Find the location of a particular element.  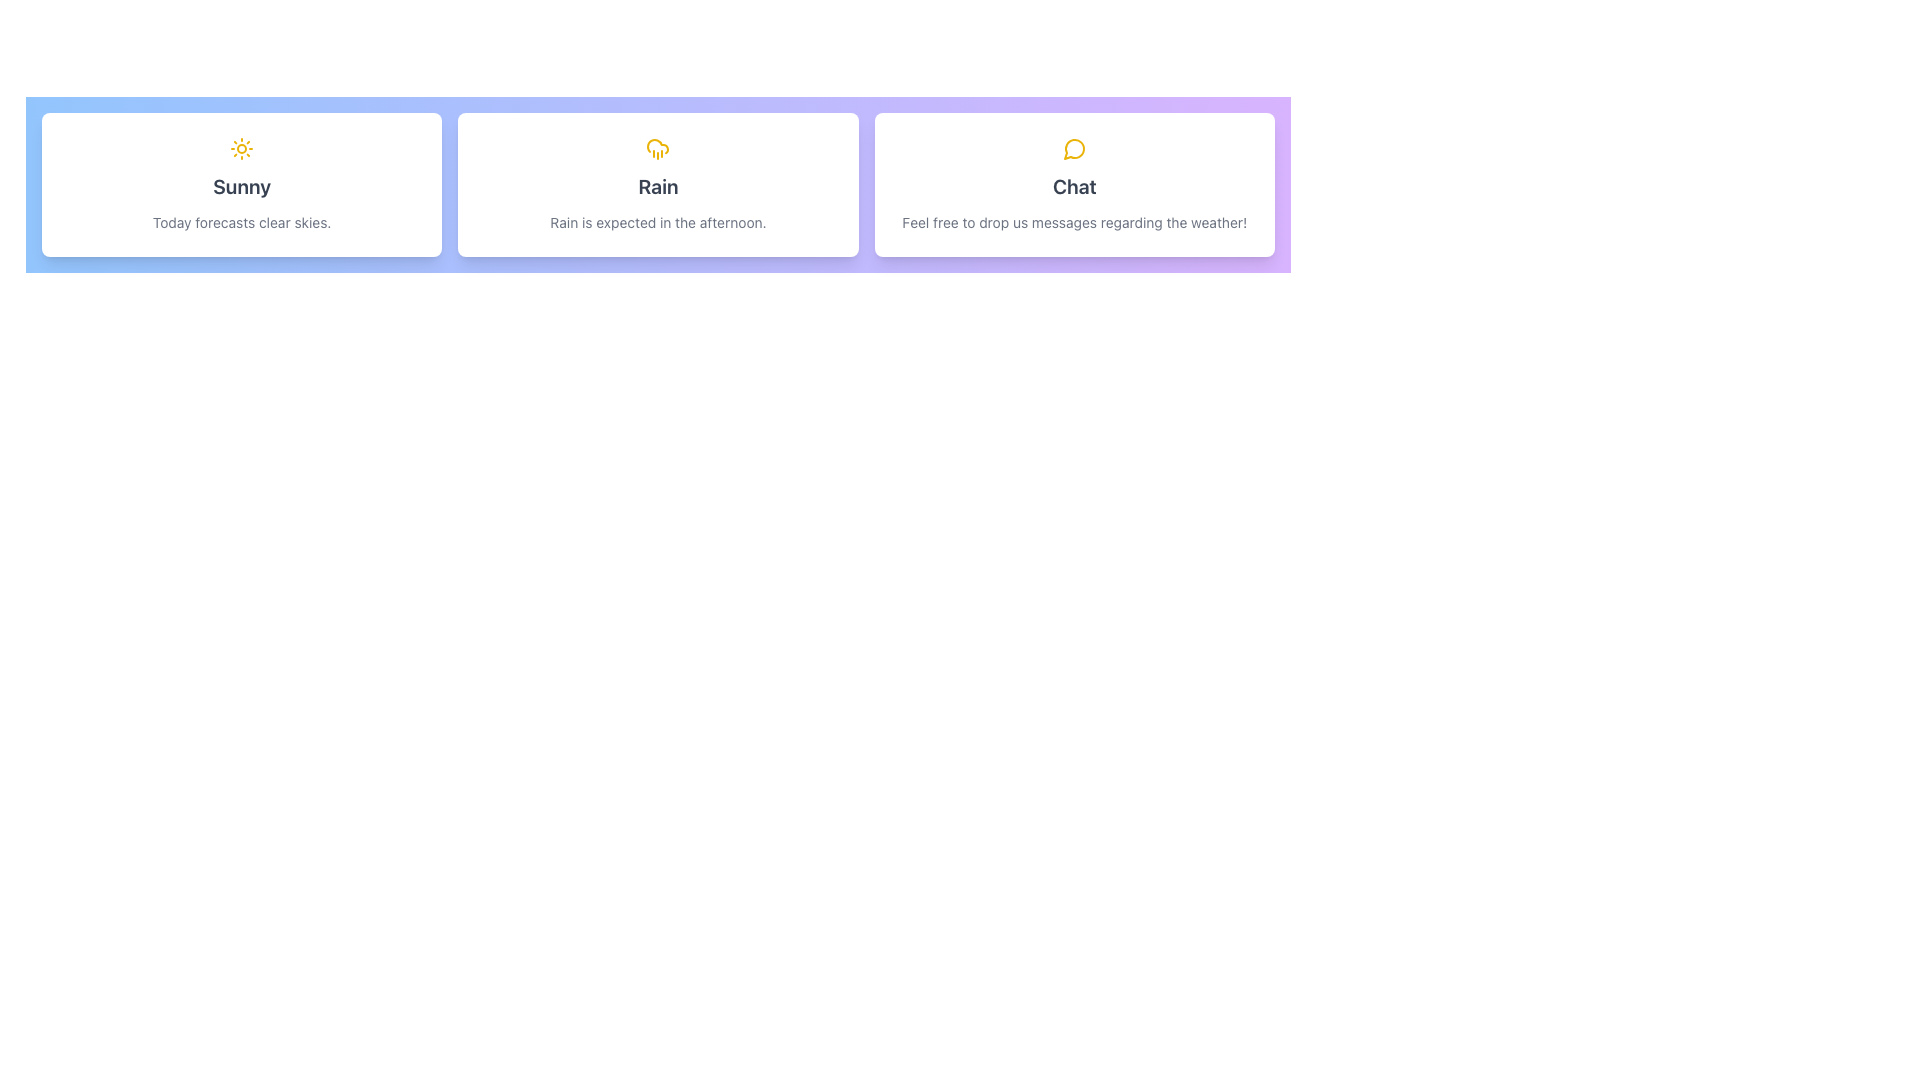

the sun-shaped yellow icon at the top-center of the 'Sunny' card to possibly get more details about the weather is located at coordinates (240, 148).